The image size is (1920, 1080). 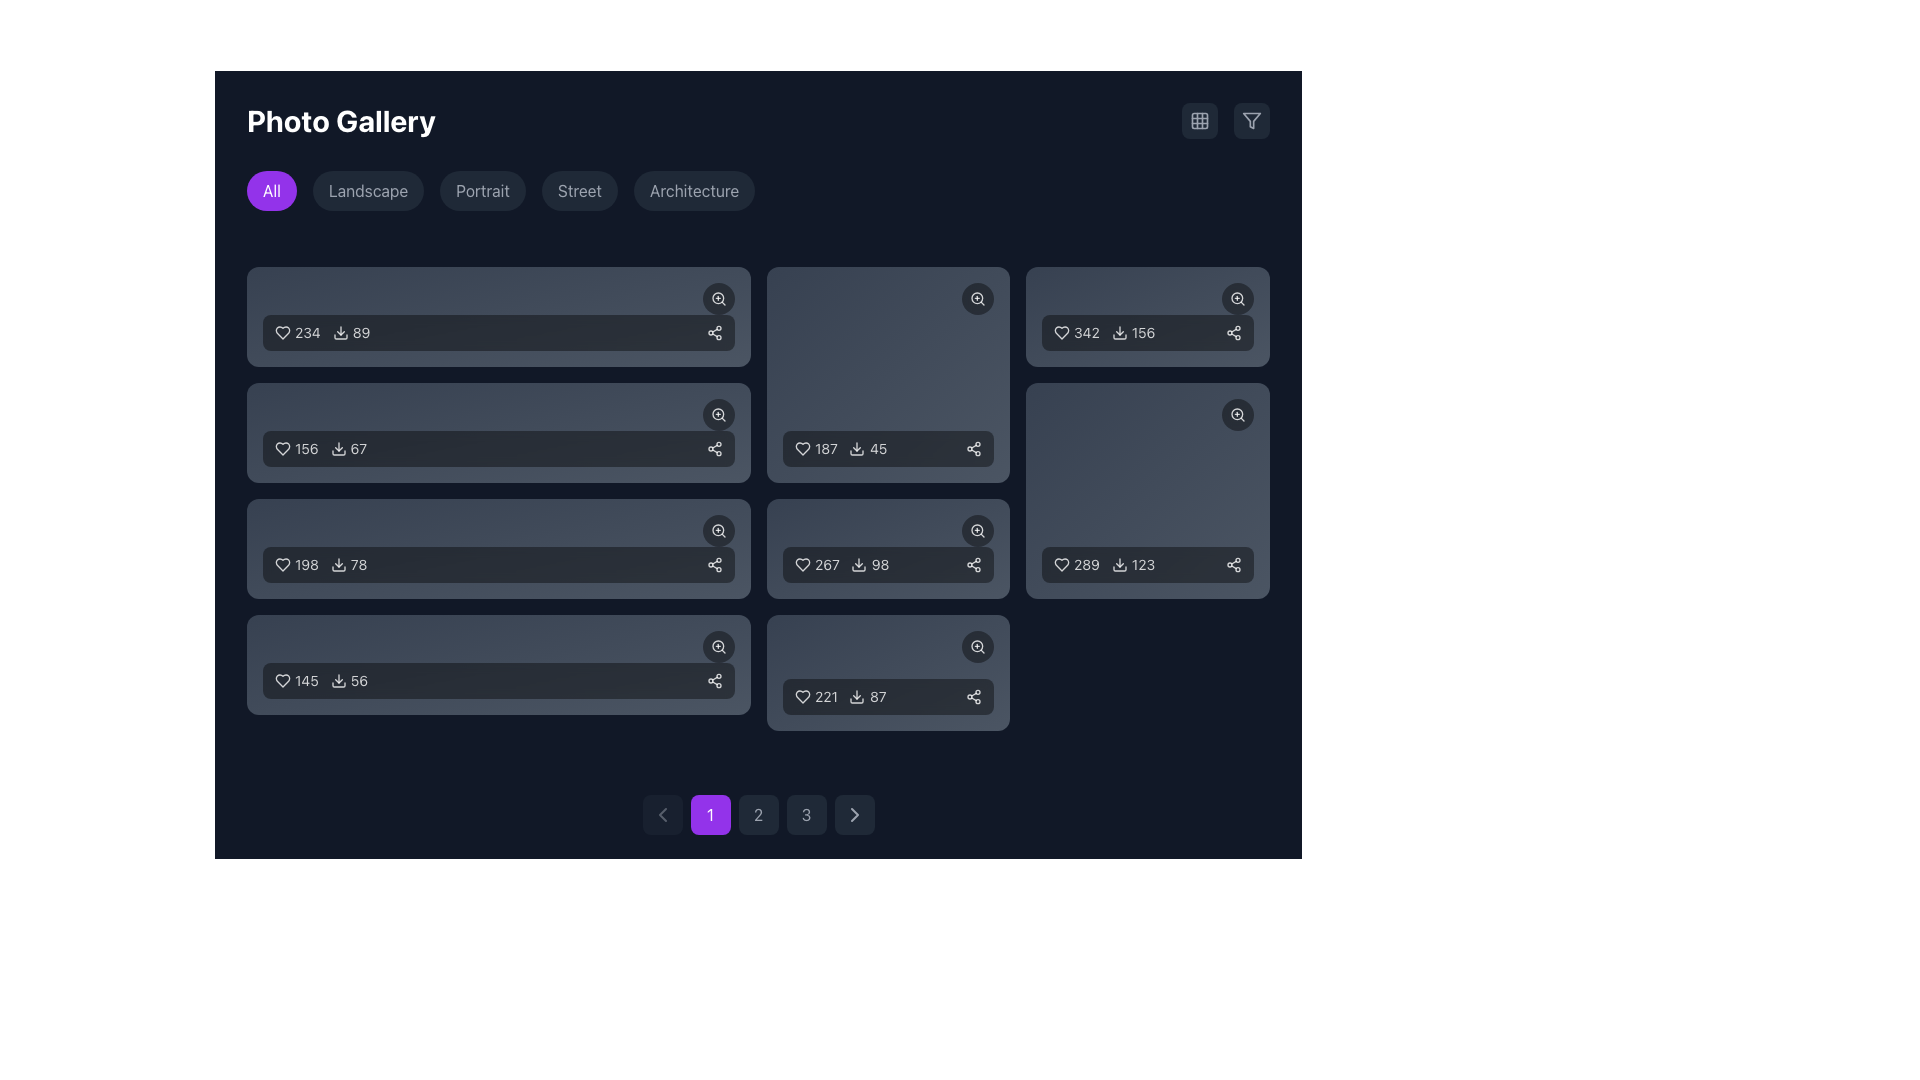 I want to click on the text element displaying the number '156' with a download arrow icon to its left, located in the second row and second column of the grid layout, so click(x=1133, y=331).